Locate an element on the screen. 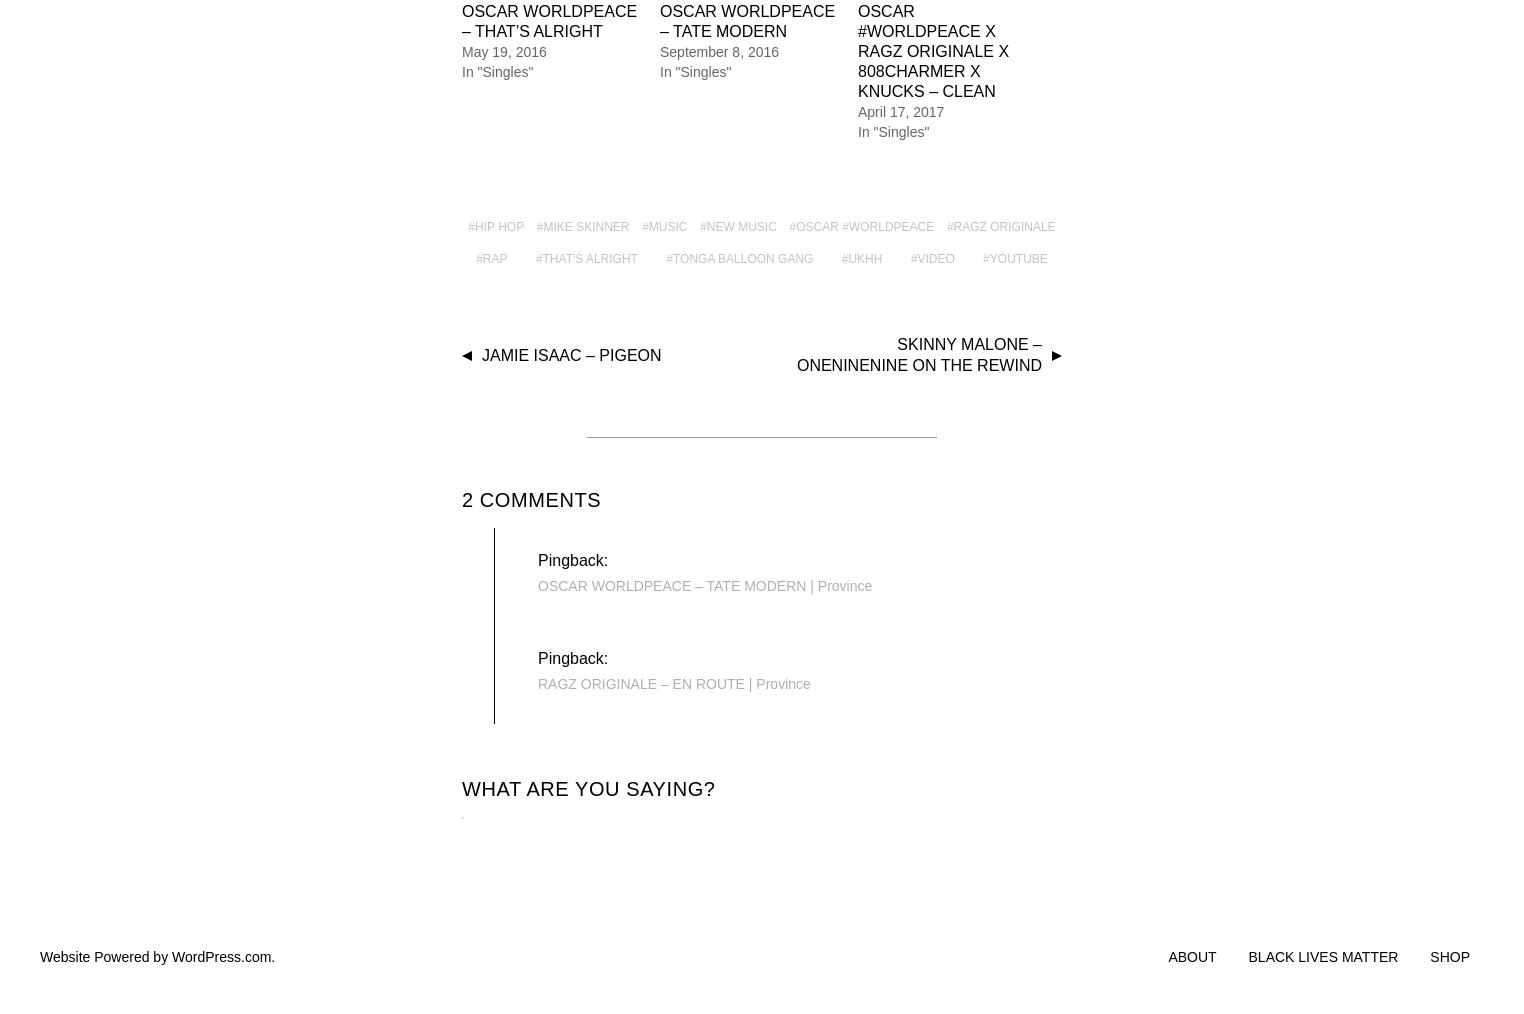  'Website Powered by WordPress.com' is located at coordinates (154, 955).